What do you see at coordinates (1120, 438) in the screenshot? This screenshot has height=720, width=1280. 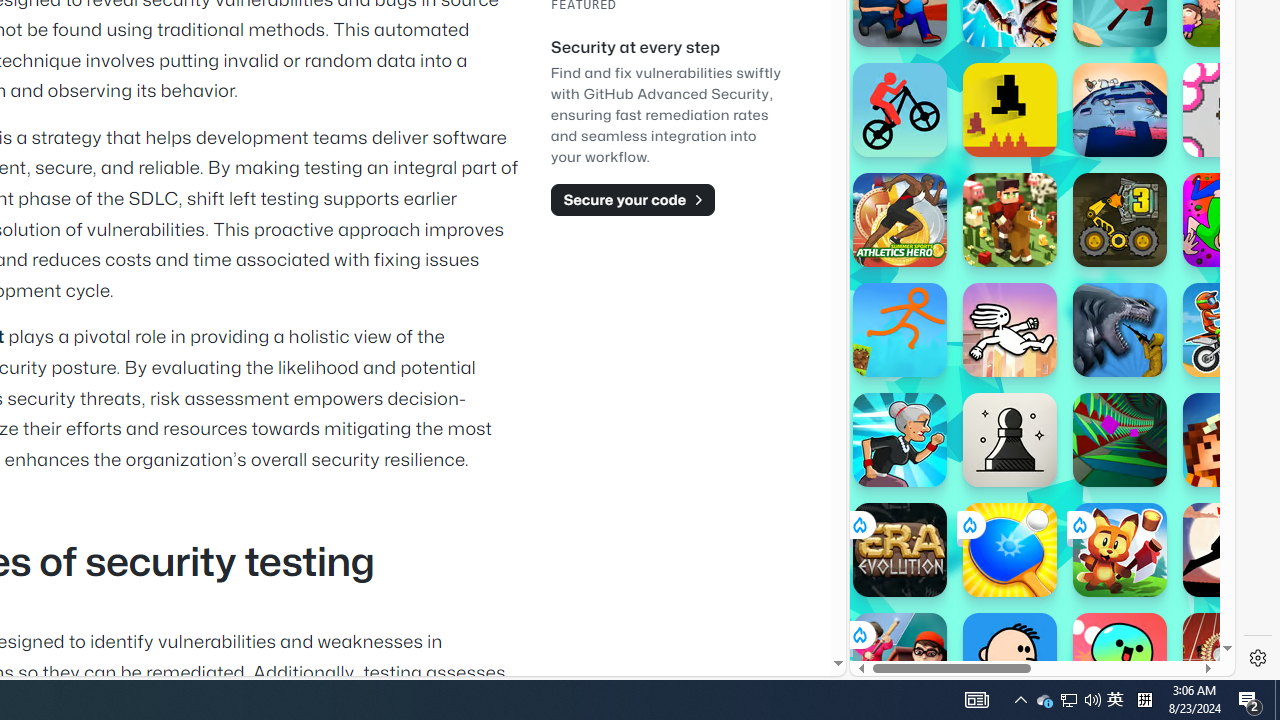 I see `'Tunnel Rush'` at bounding box center [1120, 438].